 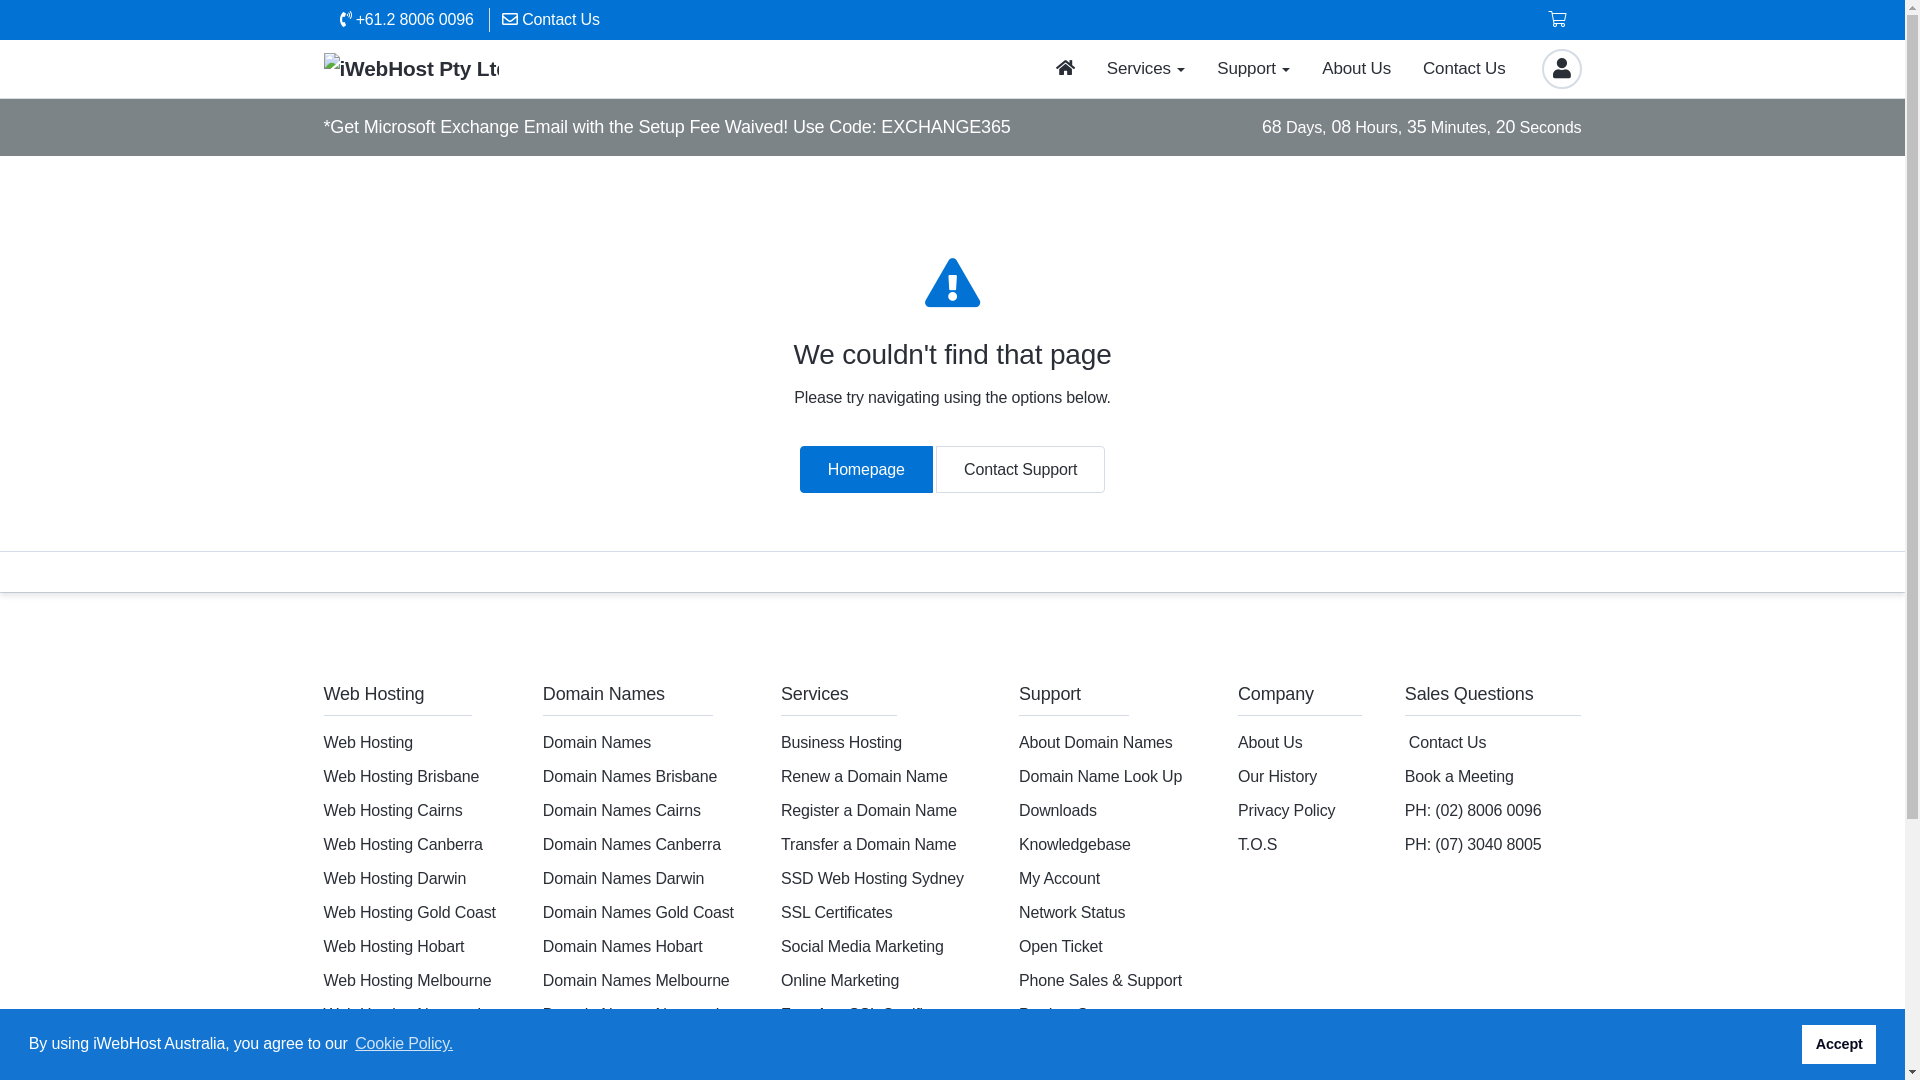 What do you see at coordinates (595, 742) in the screenshot?
I see `'Domain Names'` at bounding box center [595, 742].